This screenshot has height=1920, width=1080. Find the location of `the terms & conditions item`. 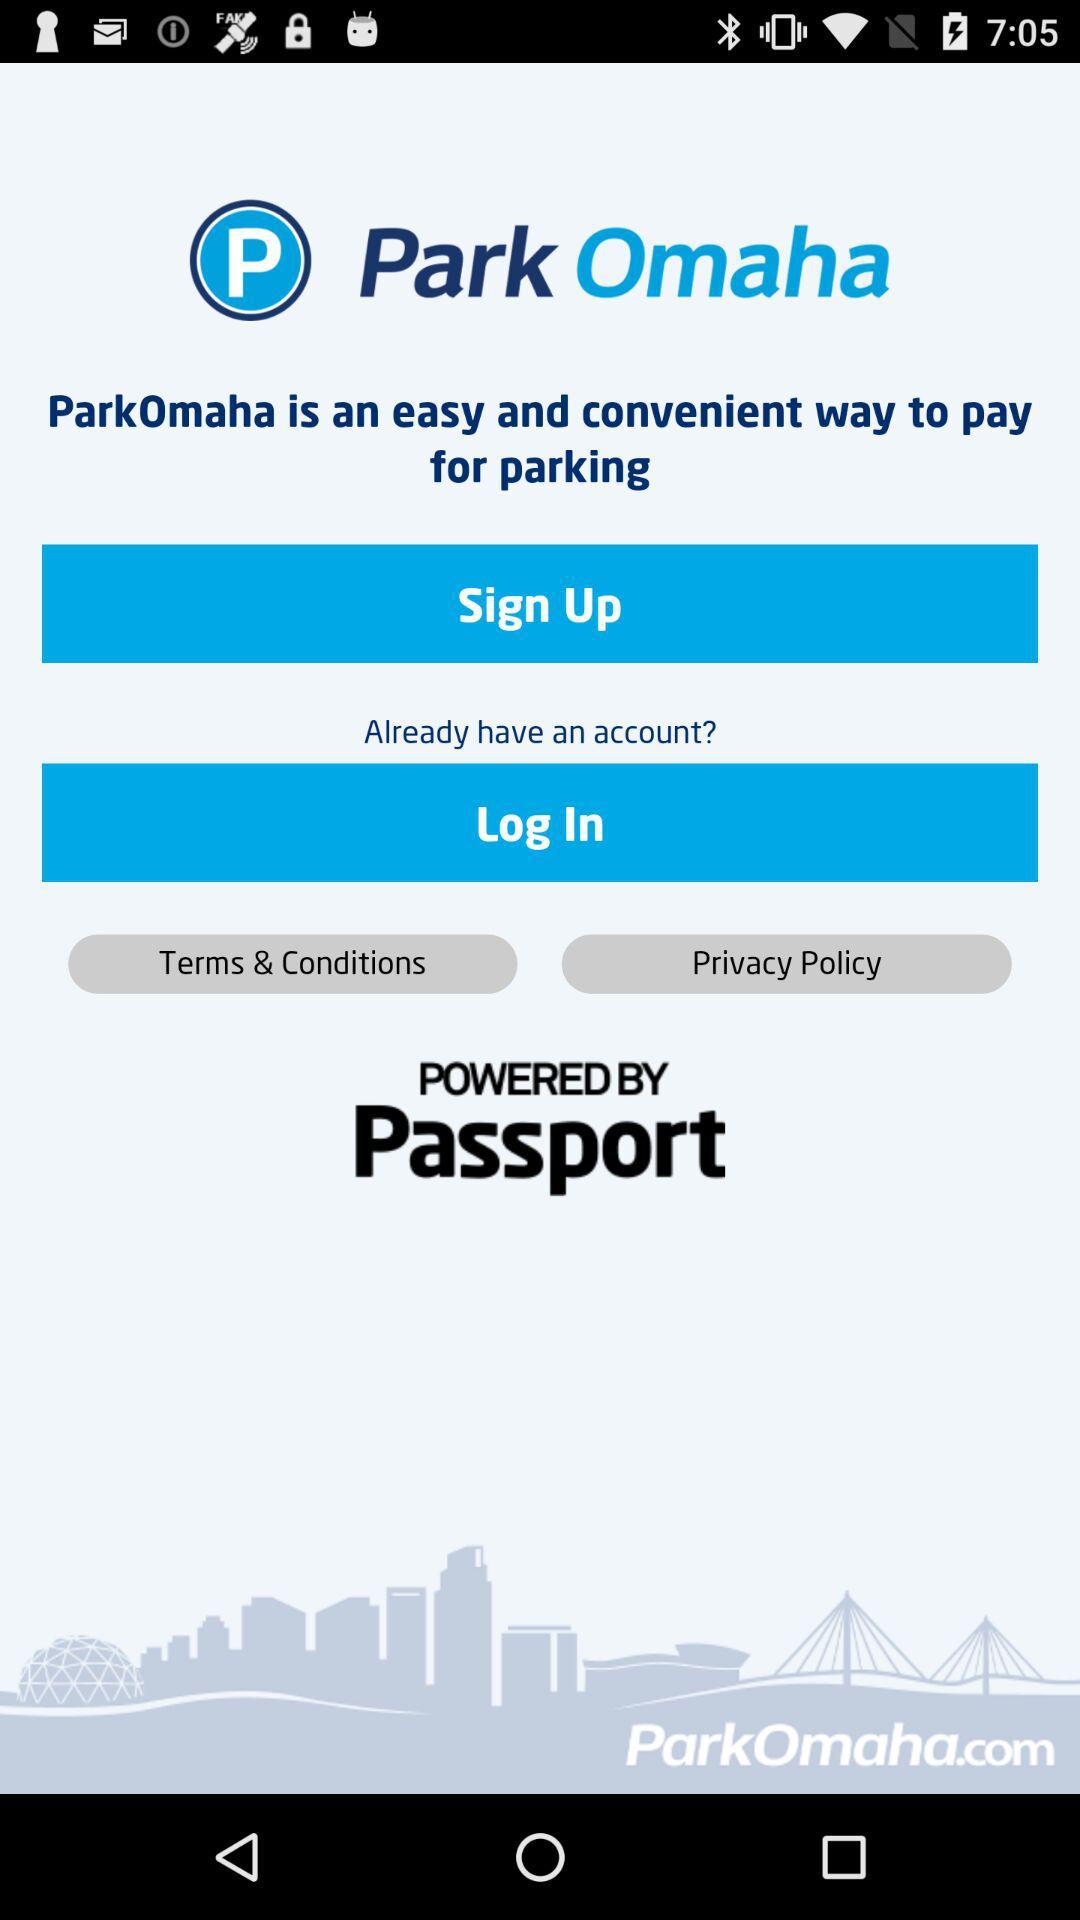

the terms & conditions item is located at coordinates (292, 964).